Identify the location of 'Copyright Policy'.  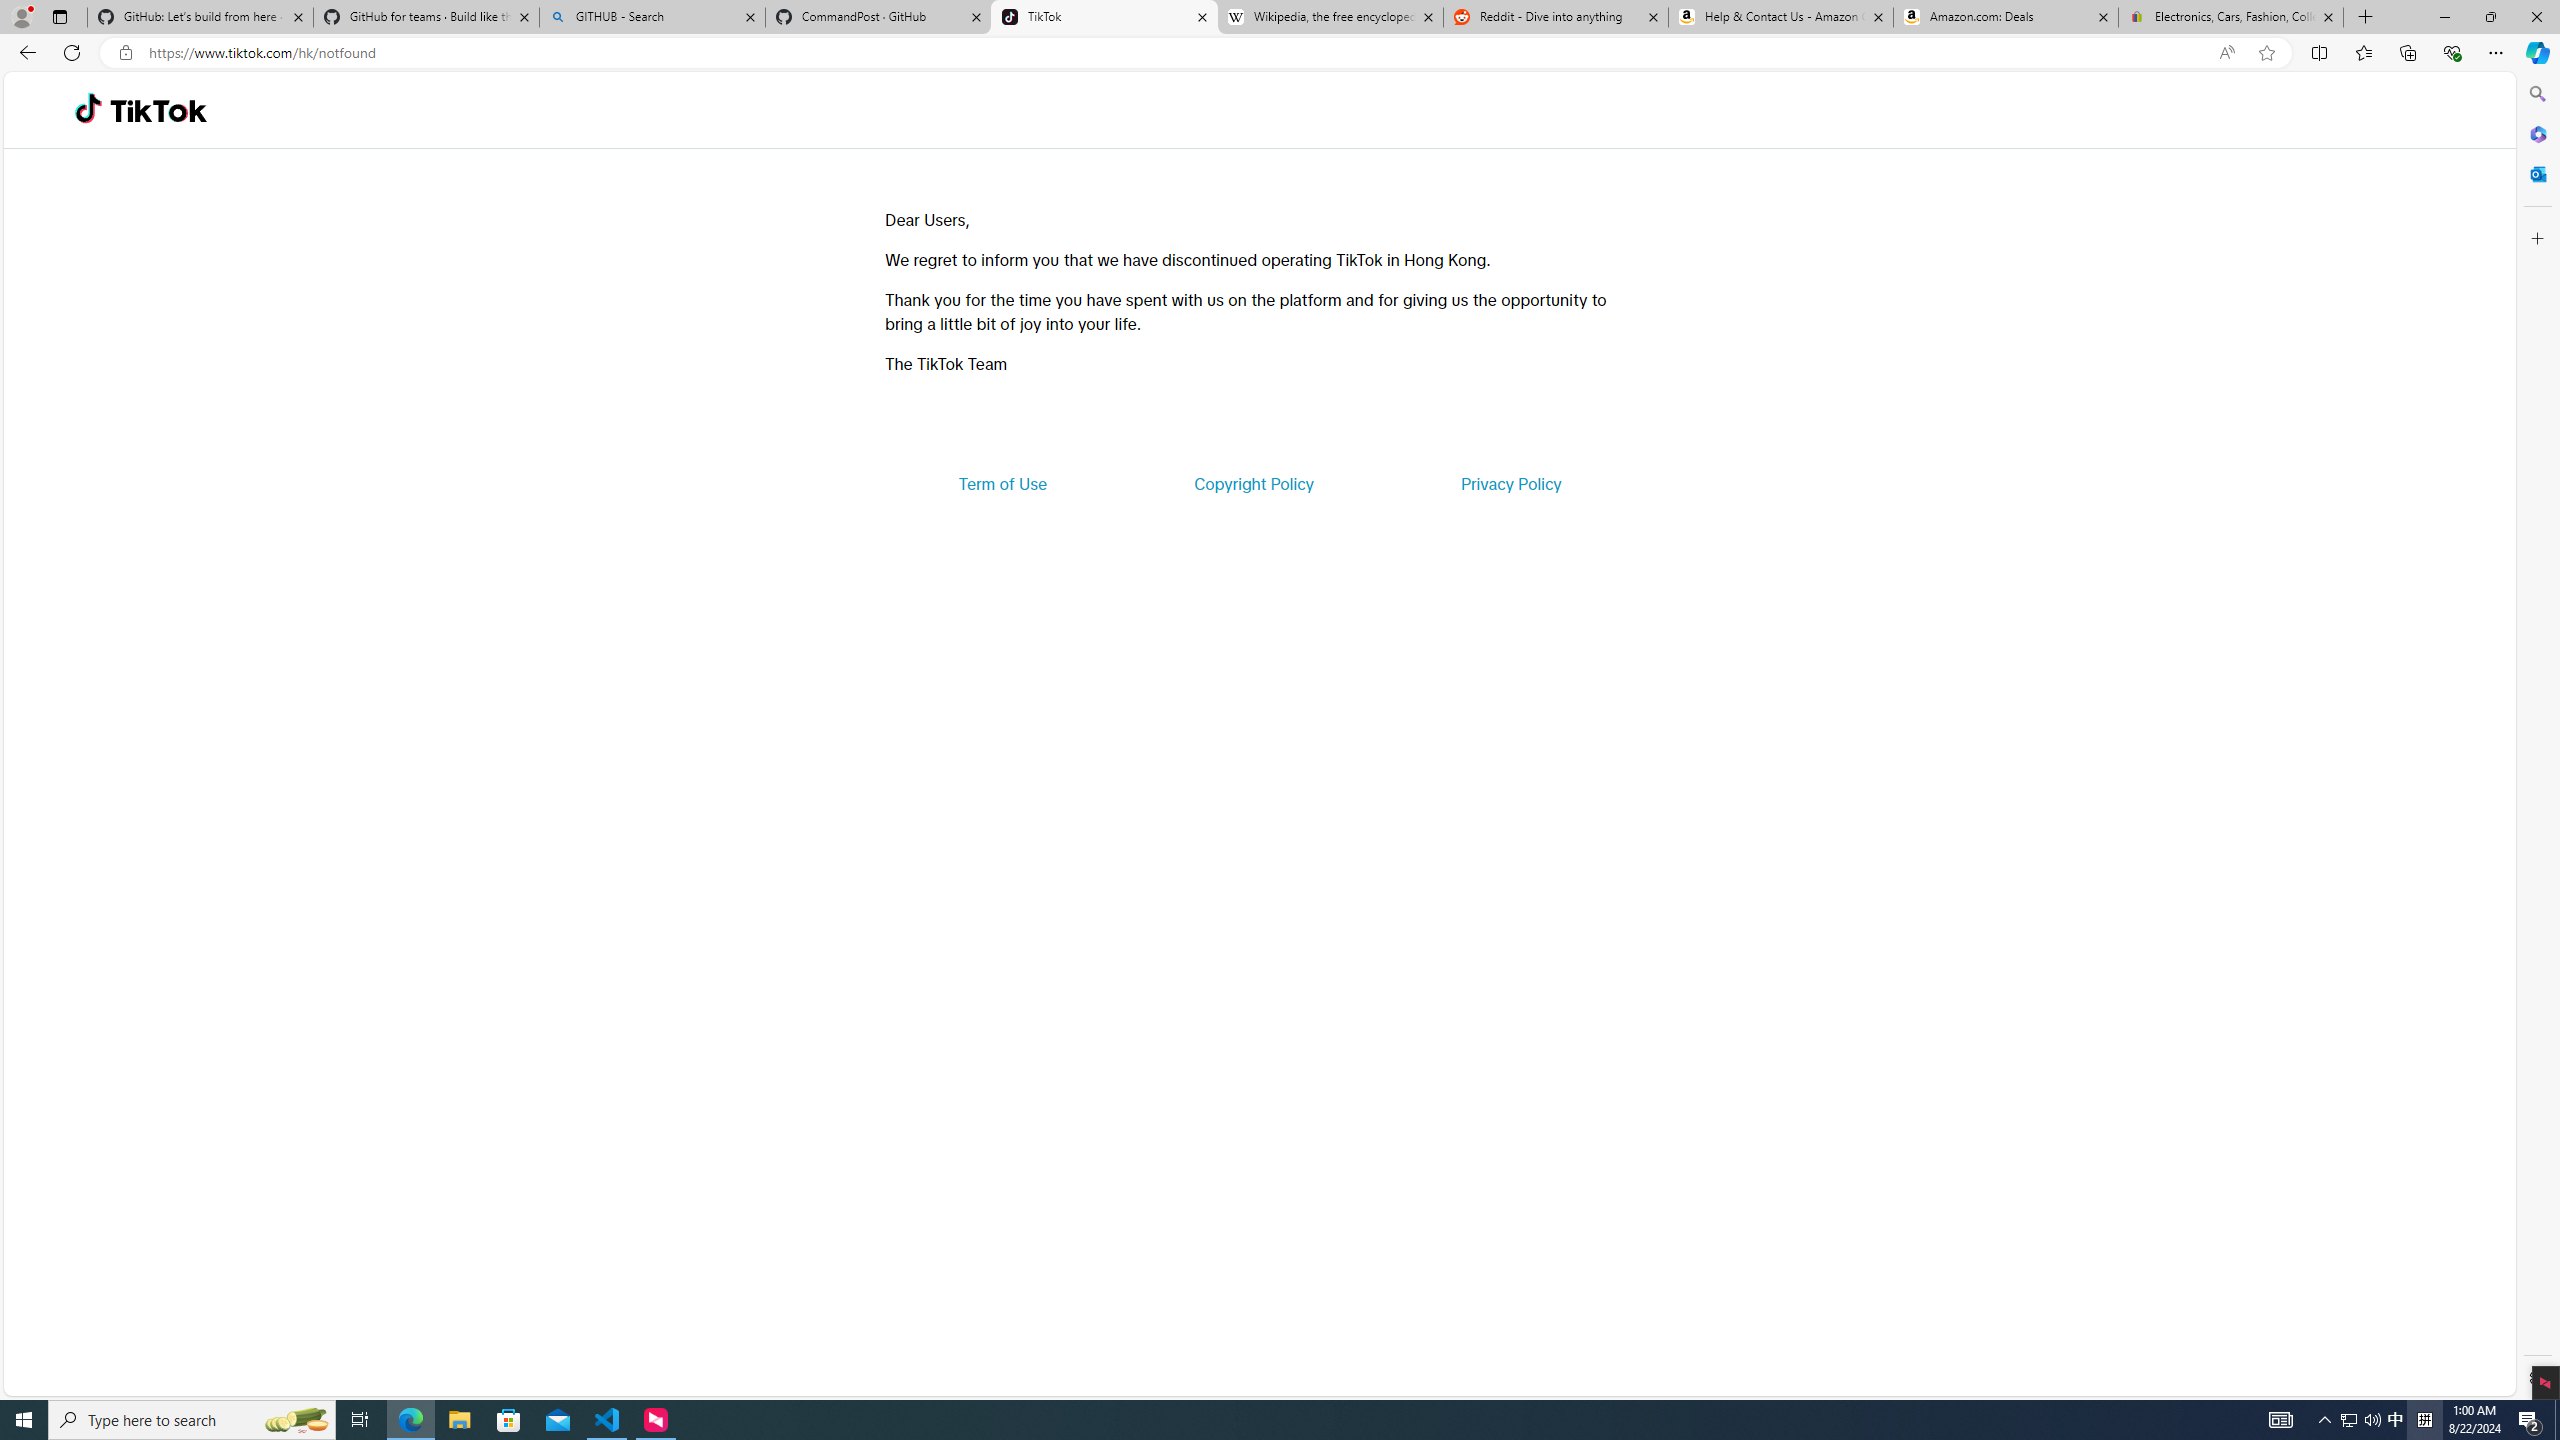
(1252, 482).